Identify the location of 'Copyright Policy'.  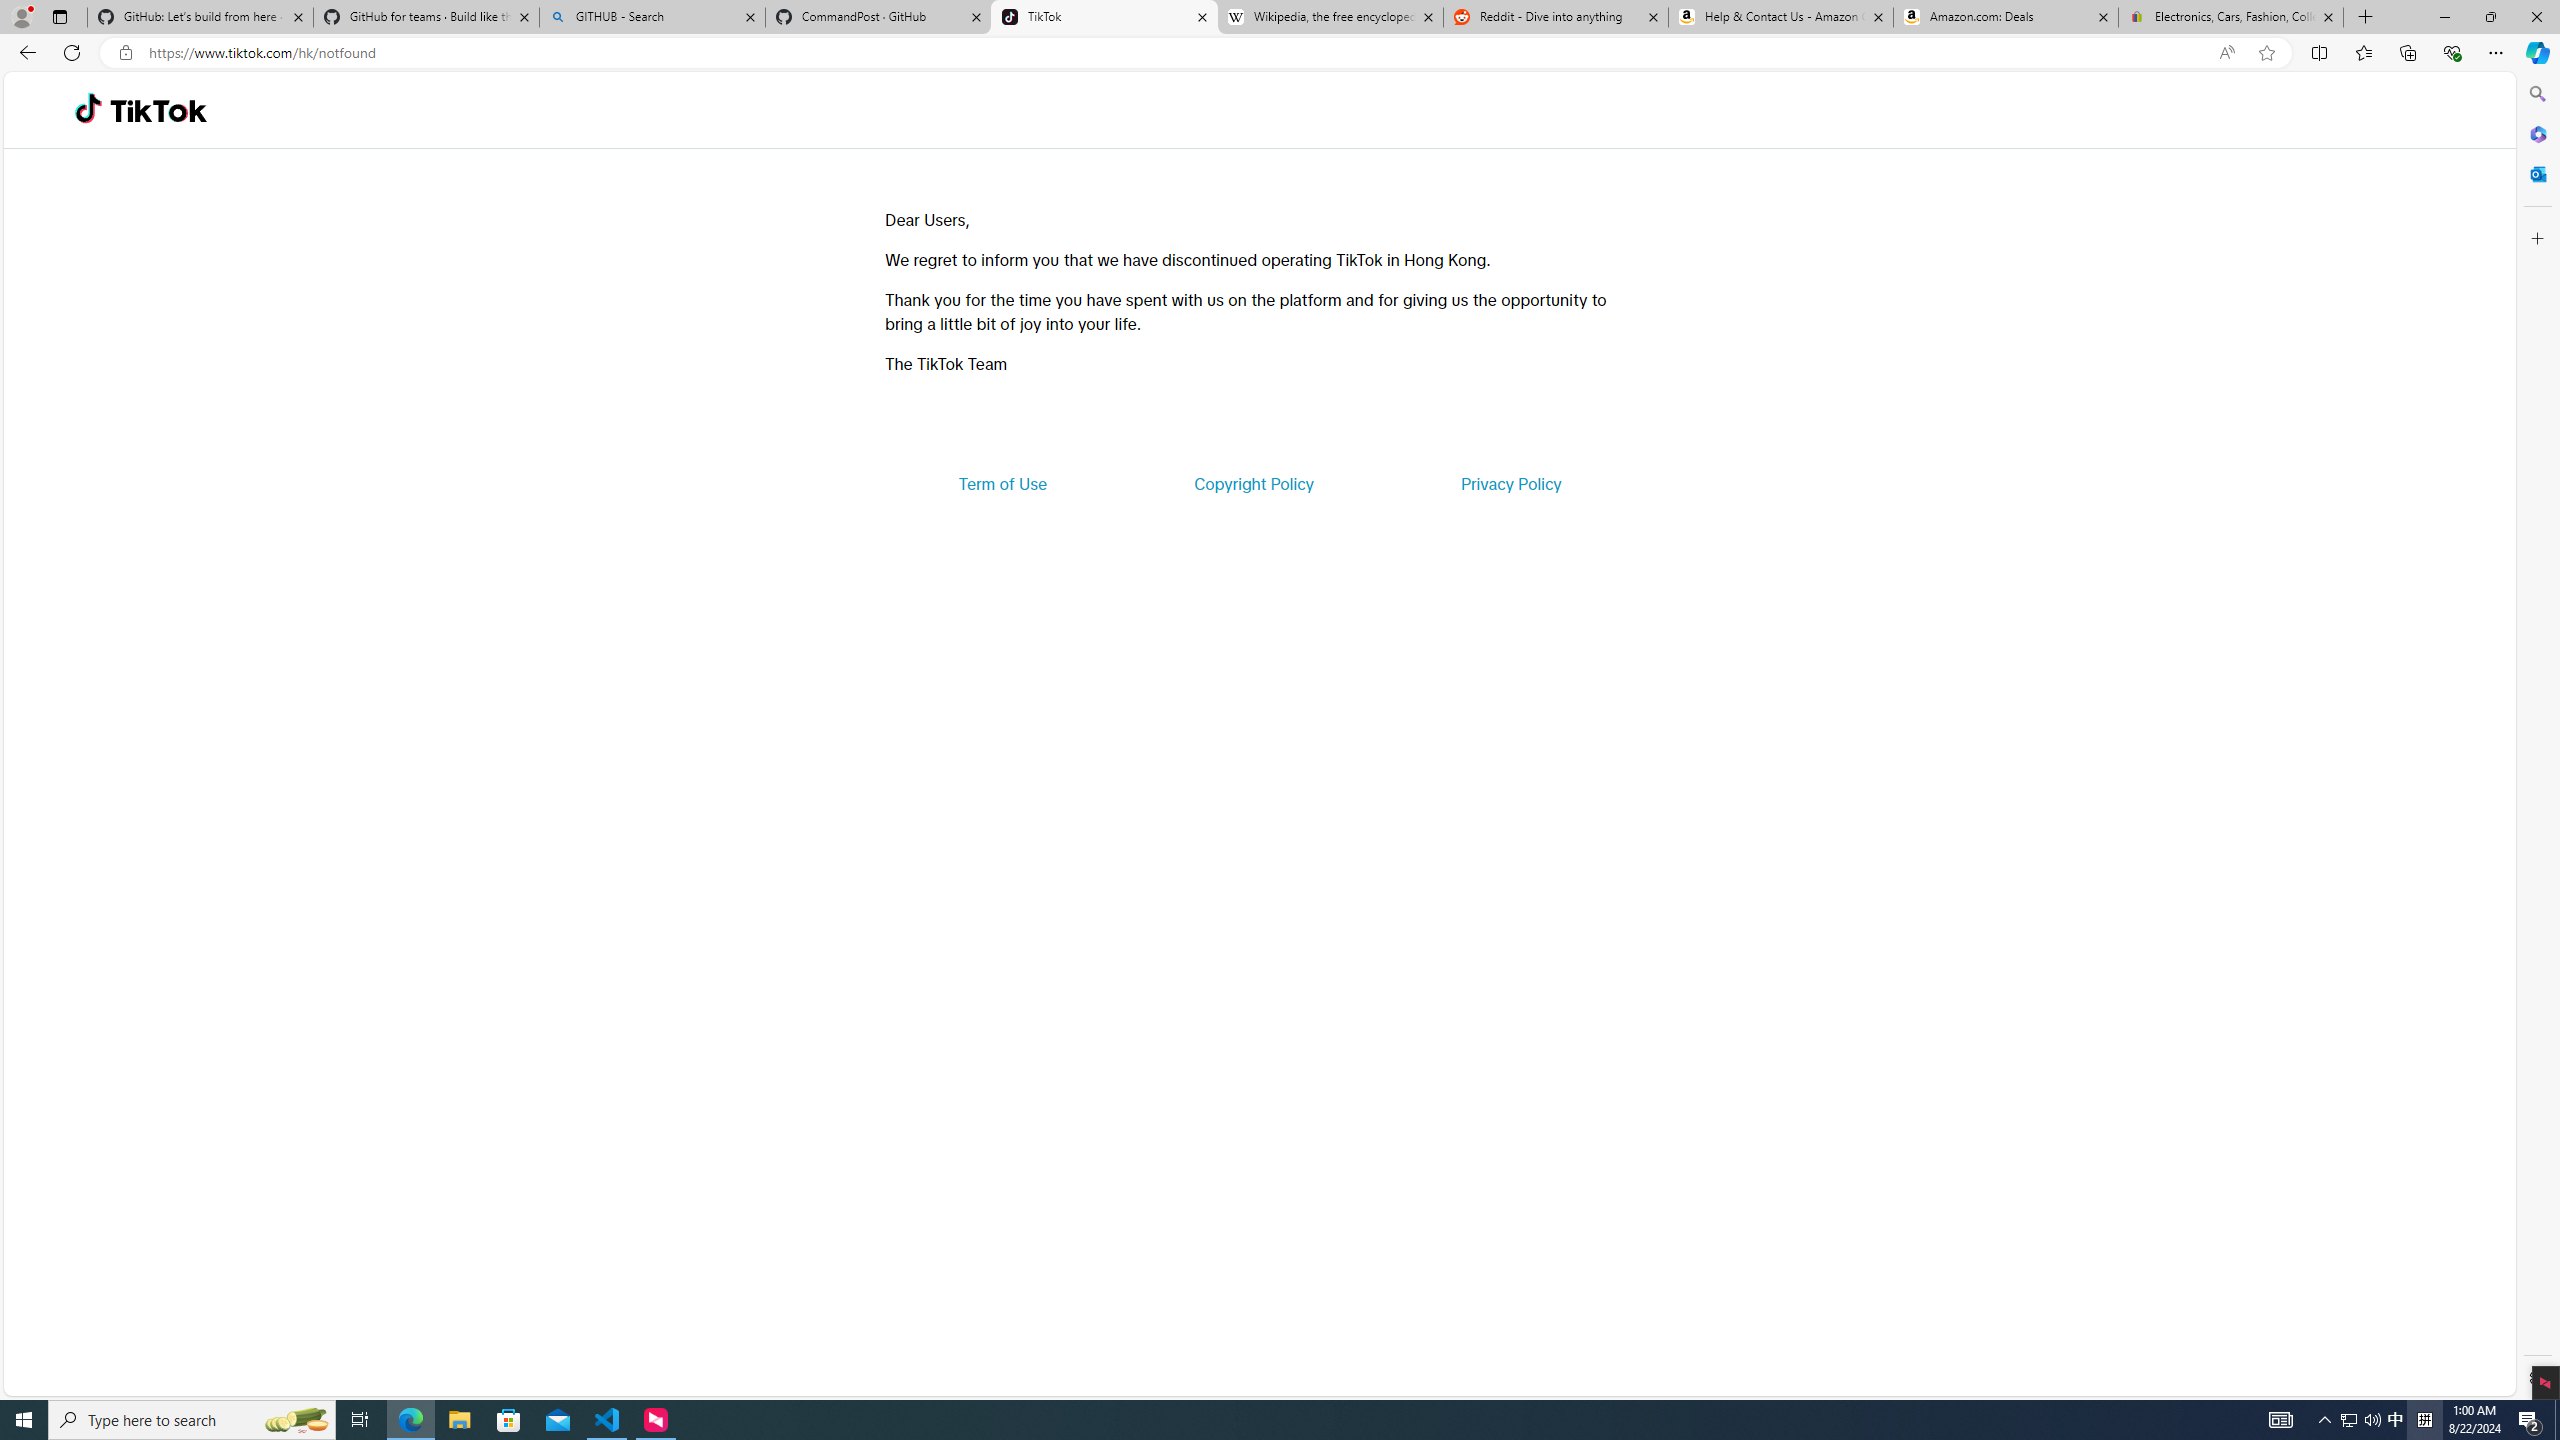
(1252, 482).